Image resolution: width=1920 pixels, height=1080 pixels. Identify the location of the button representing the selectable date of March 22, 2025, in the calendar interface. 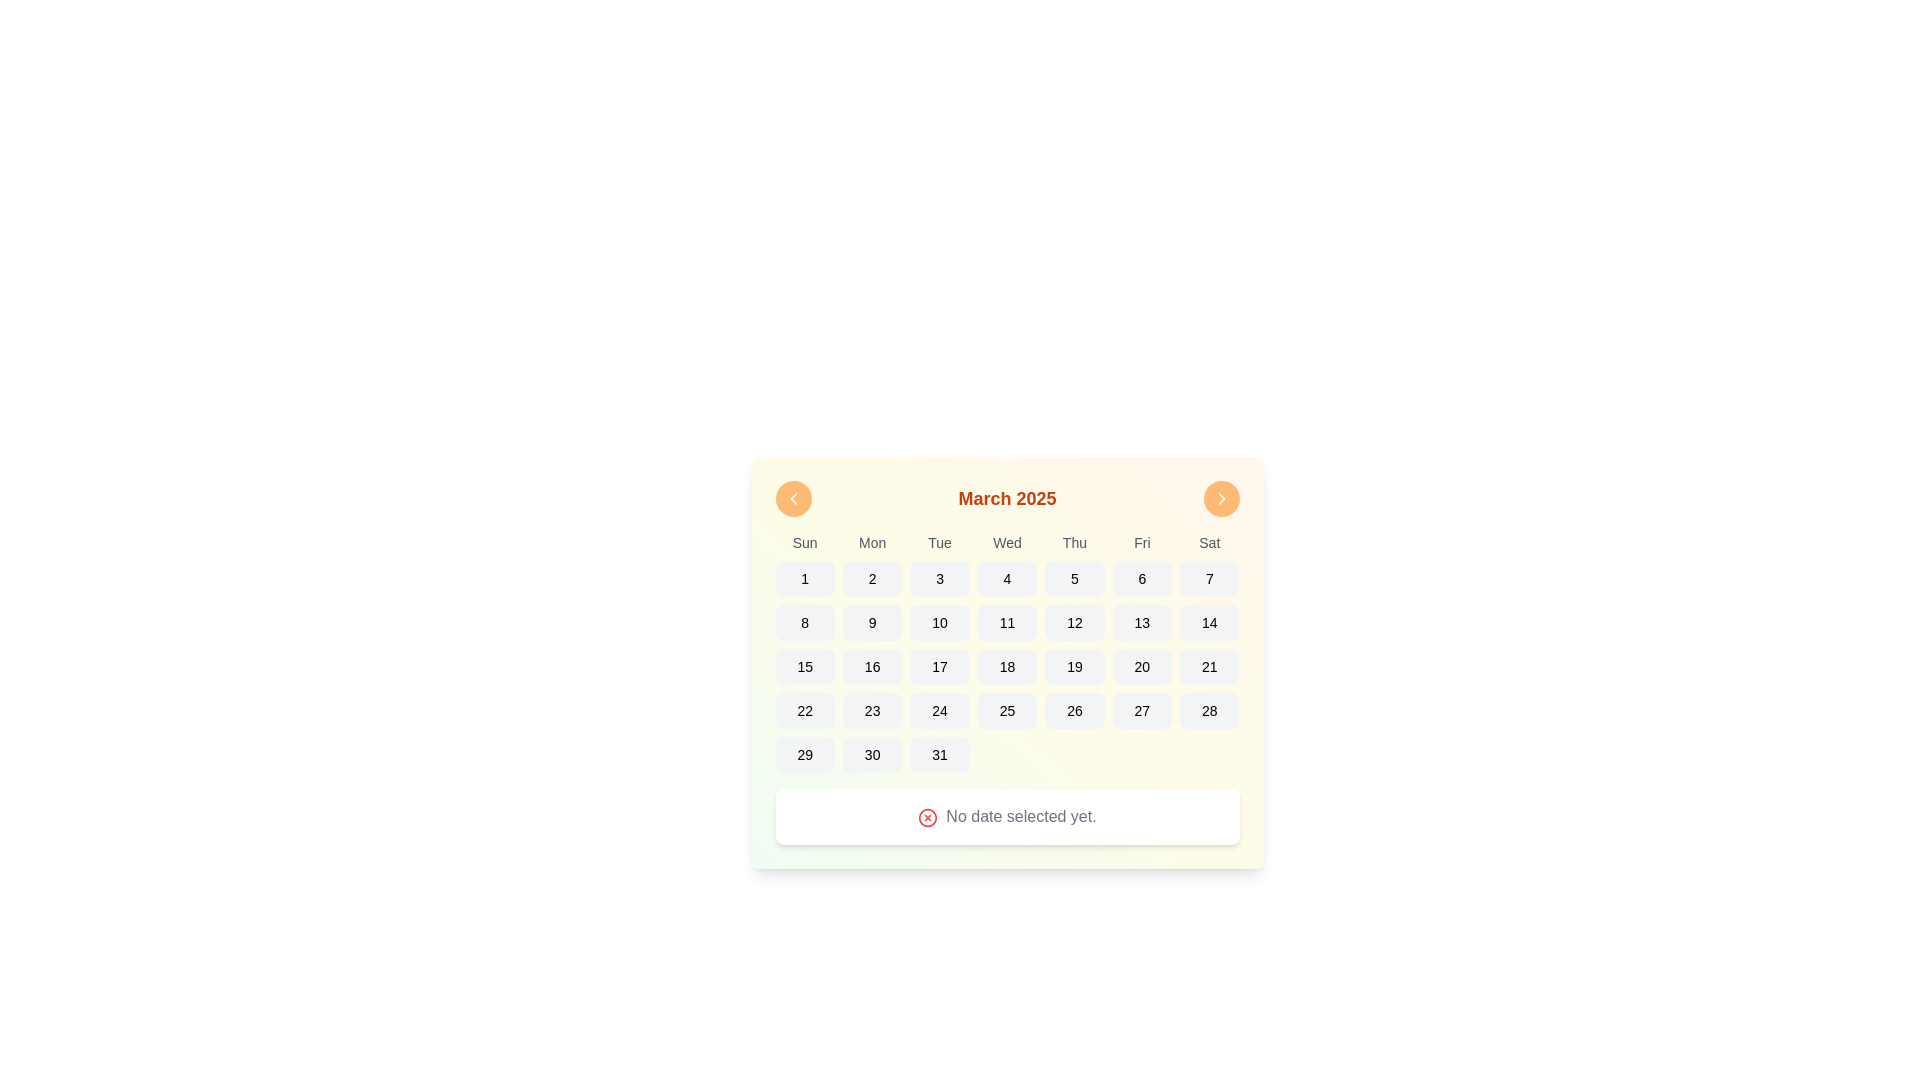
(805, 709).